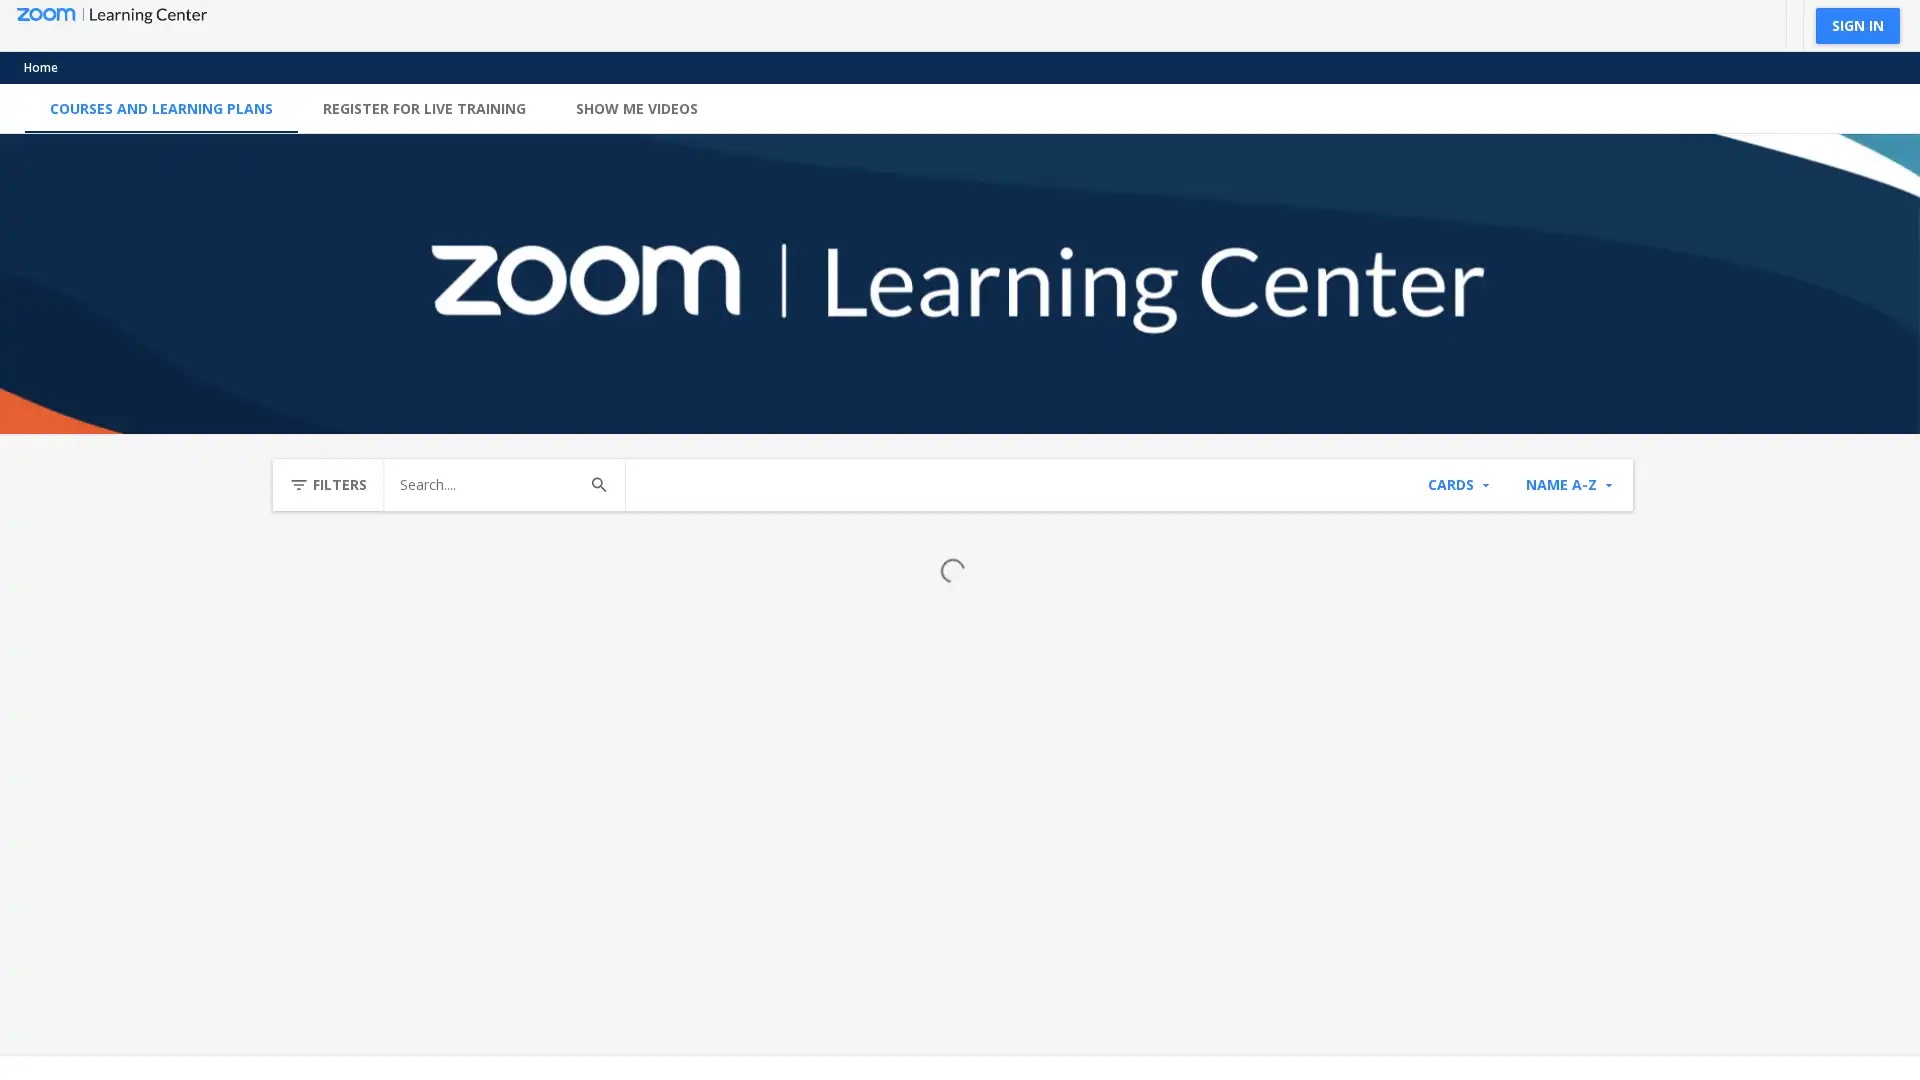 This screenshot has width=1920, height=1080. I want to click on Close, so click(770, 941).